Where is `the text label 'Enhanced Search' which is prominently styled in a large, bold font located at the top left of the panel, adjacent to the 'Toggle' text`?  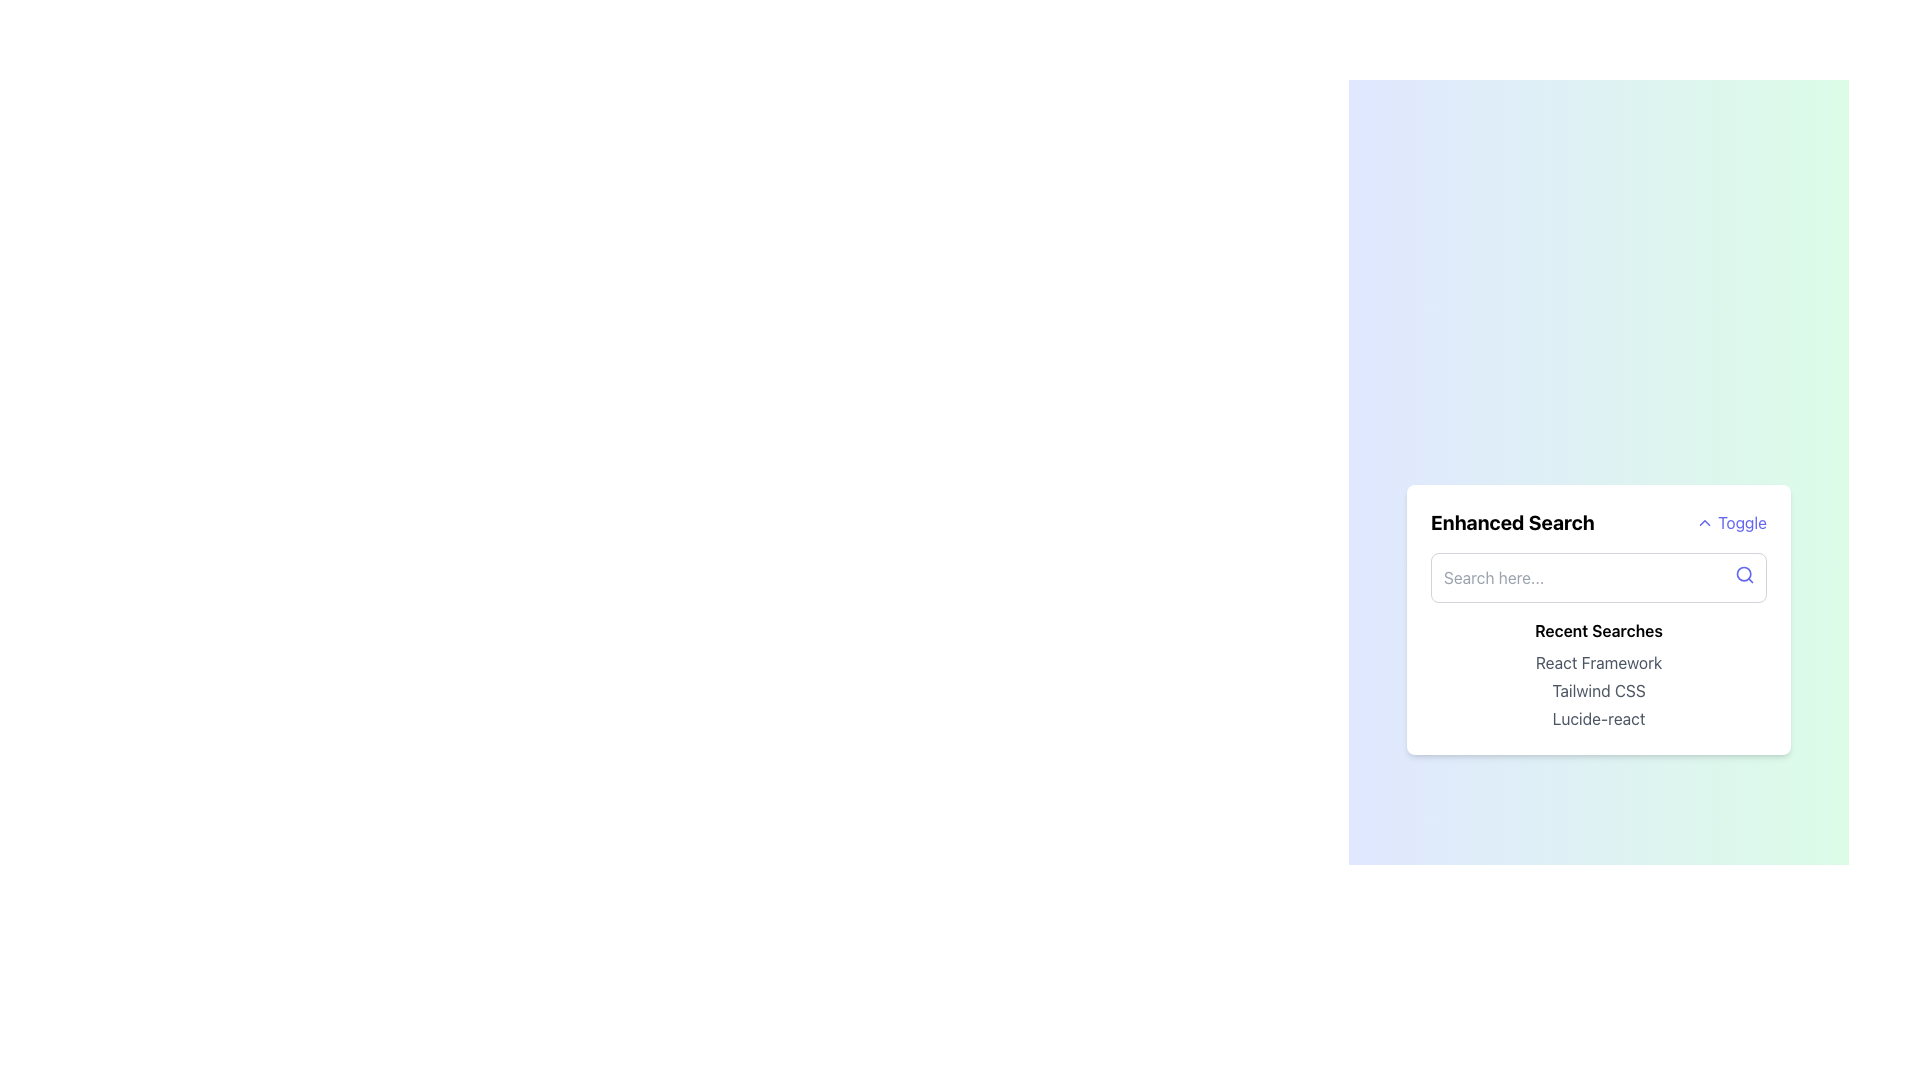 the text label 'Enhanced Search' which is prominently styled in a large, bold font located at the top left of the panel, adjacent to the 'Toggle' text is located at coordinates (1512, 522).